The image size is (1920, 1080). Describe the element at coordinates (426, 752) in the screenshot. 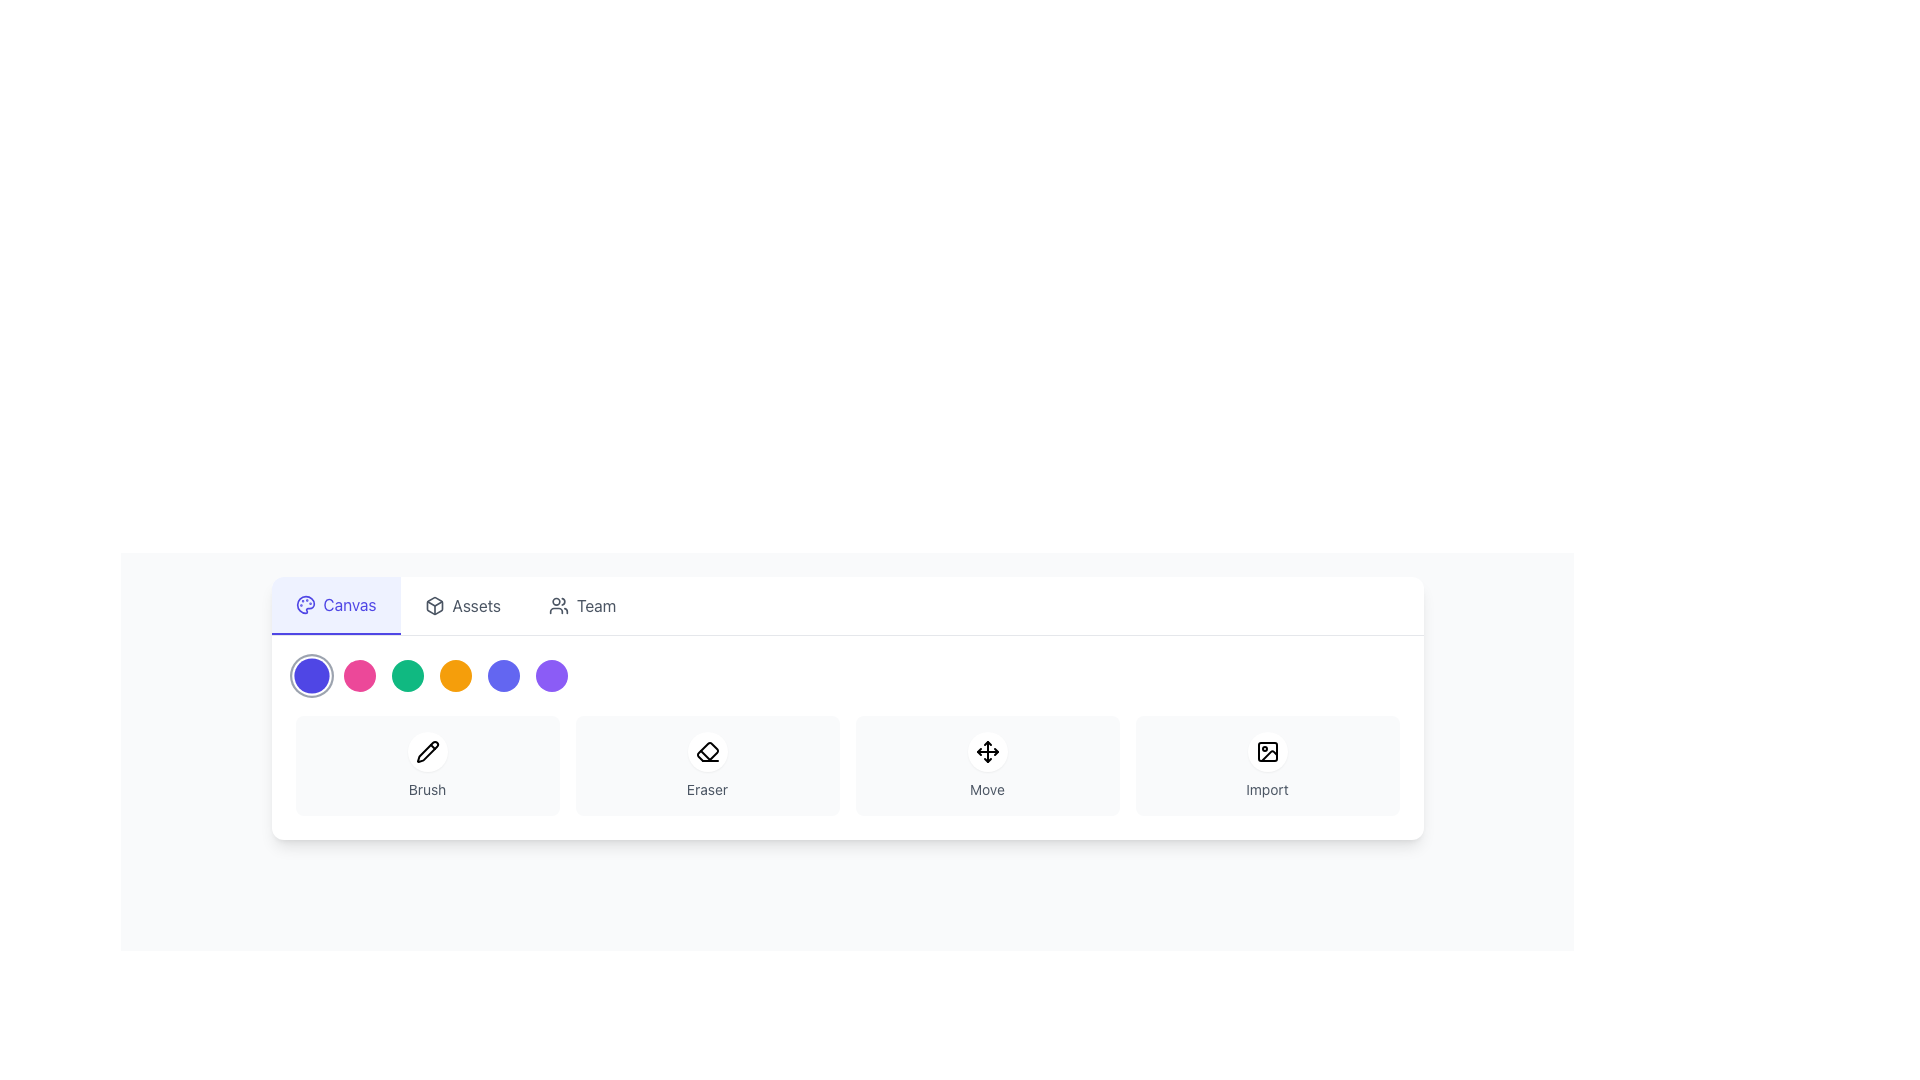

I see `the pencil icon located at the center of the 'Brush' button in the toolbar` at that location.